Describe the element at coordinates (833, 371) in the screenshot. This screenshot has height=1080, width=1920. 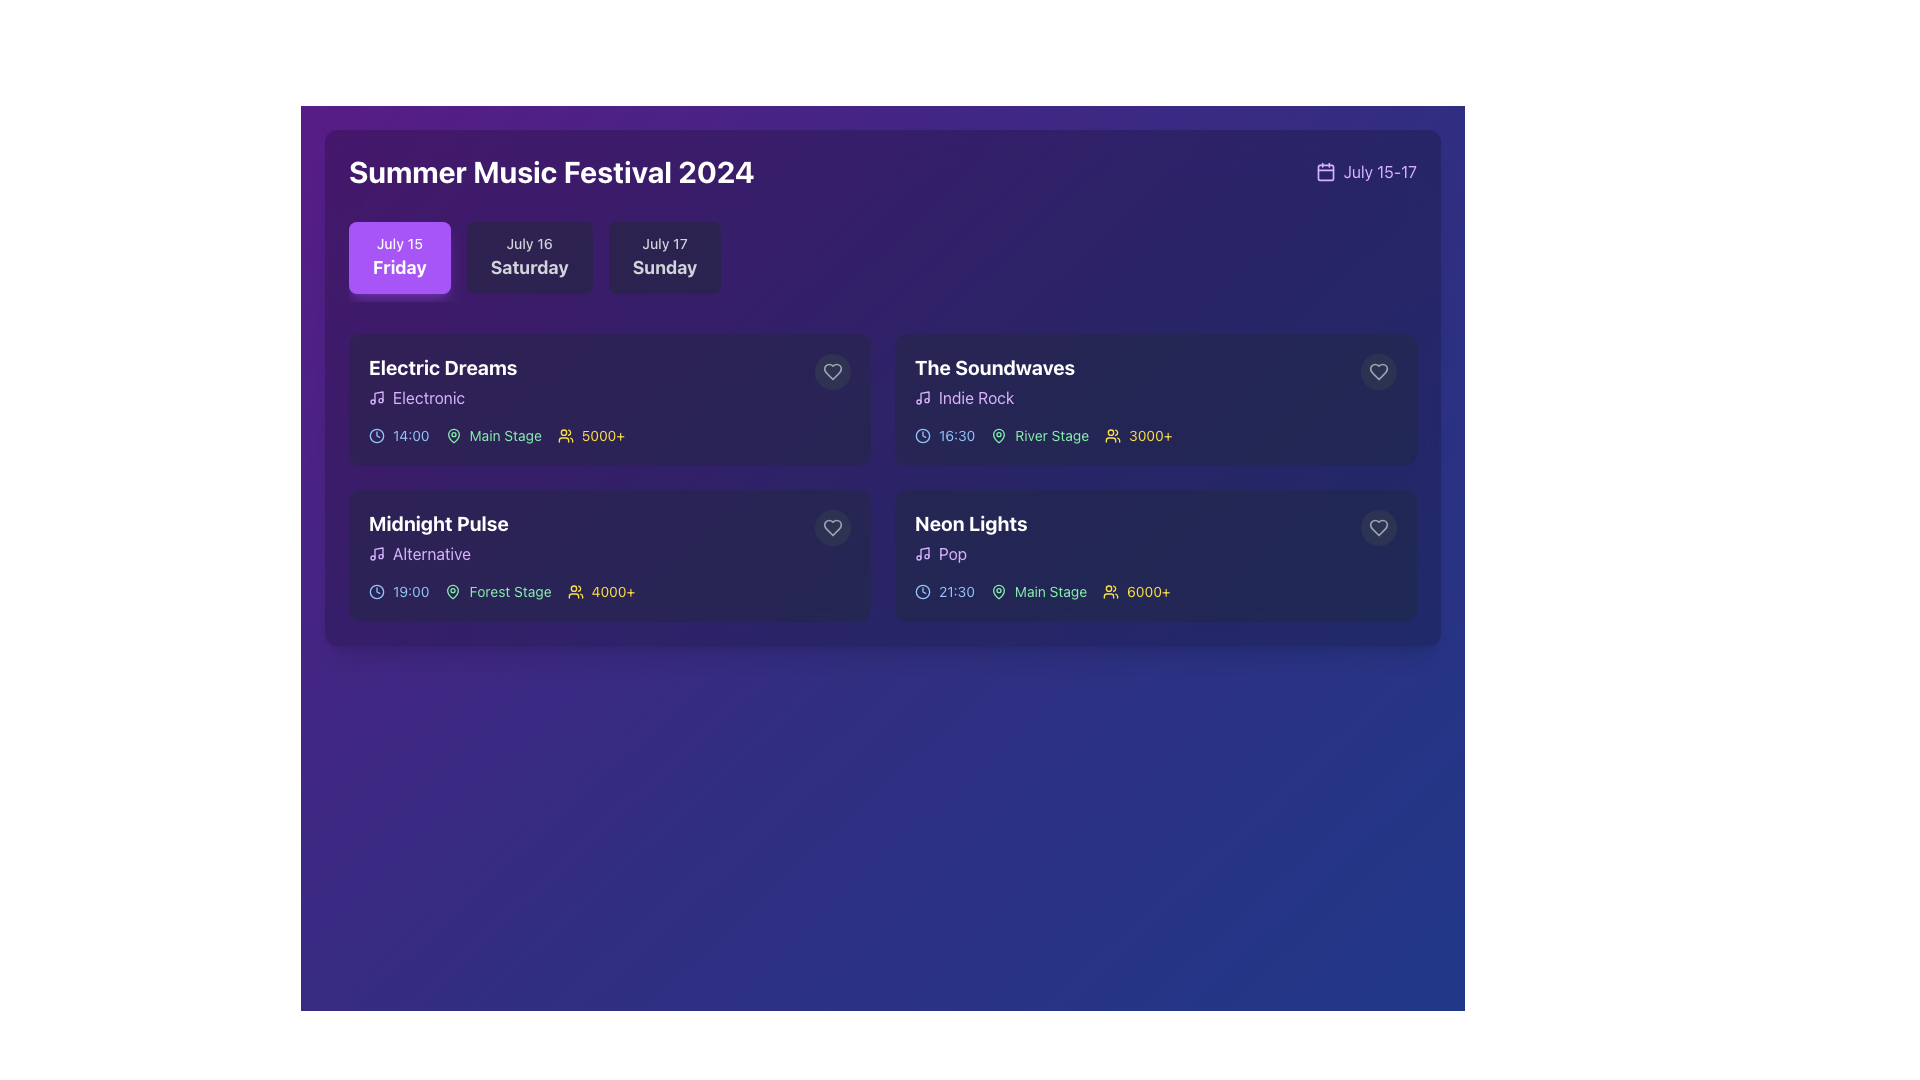
I see `the heart-shaped 'favorite' button located in the top-right corner of the first event card for 'Electric Dreams'` at that location.